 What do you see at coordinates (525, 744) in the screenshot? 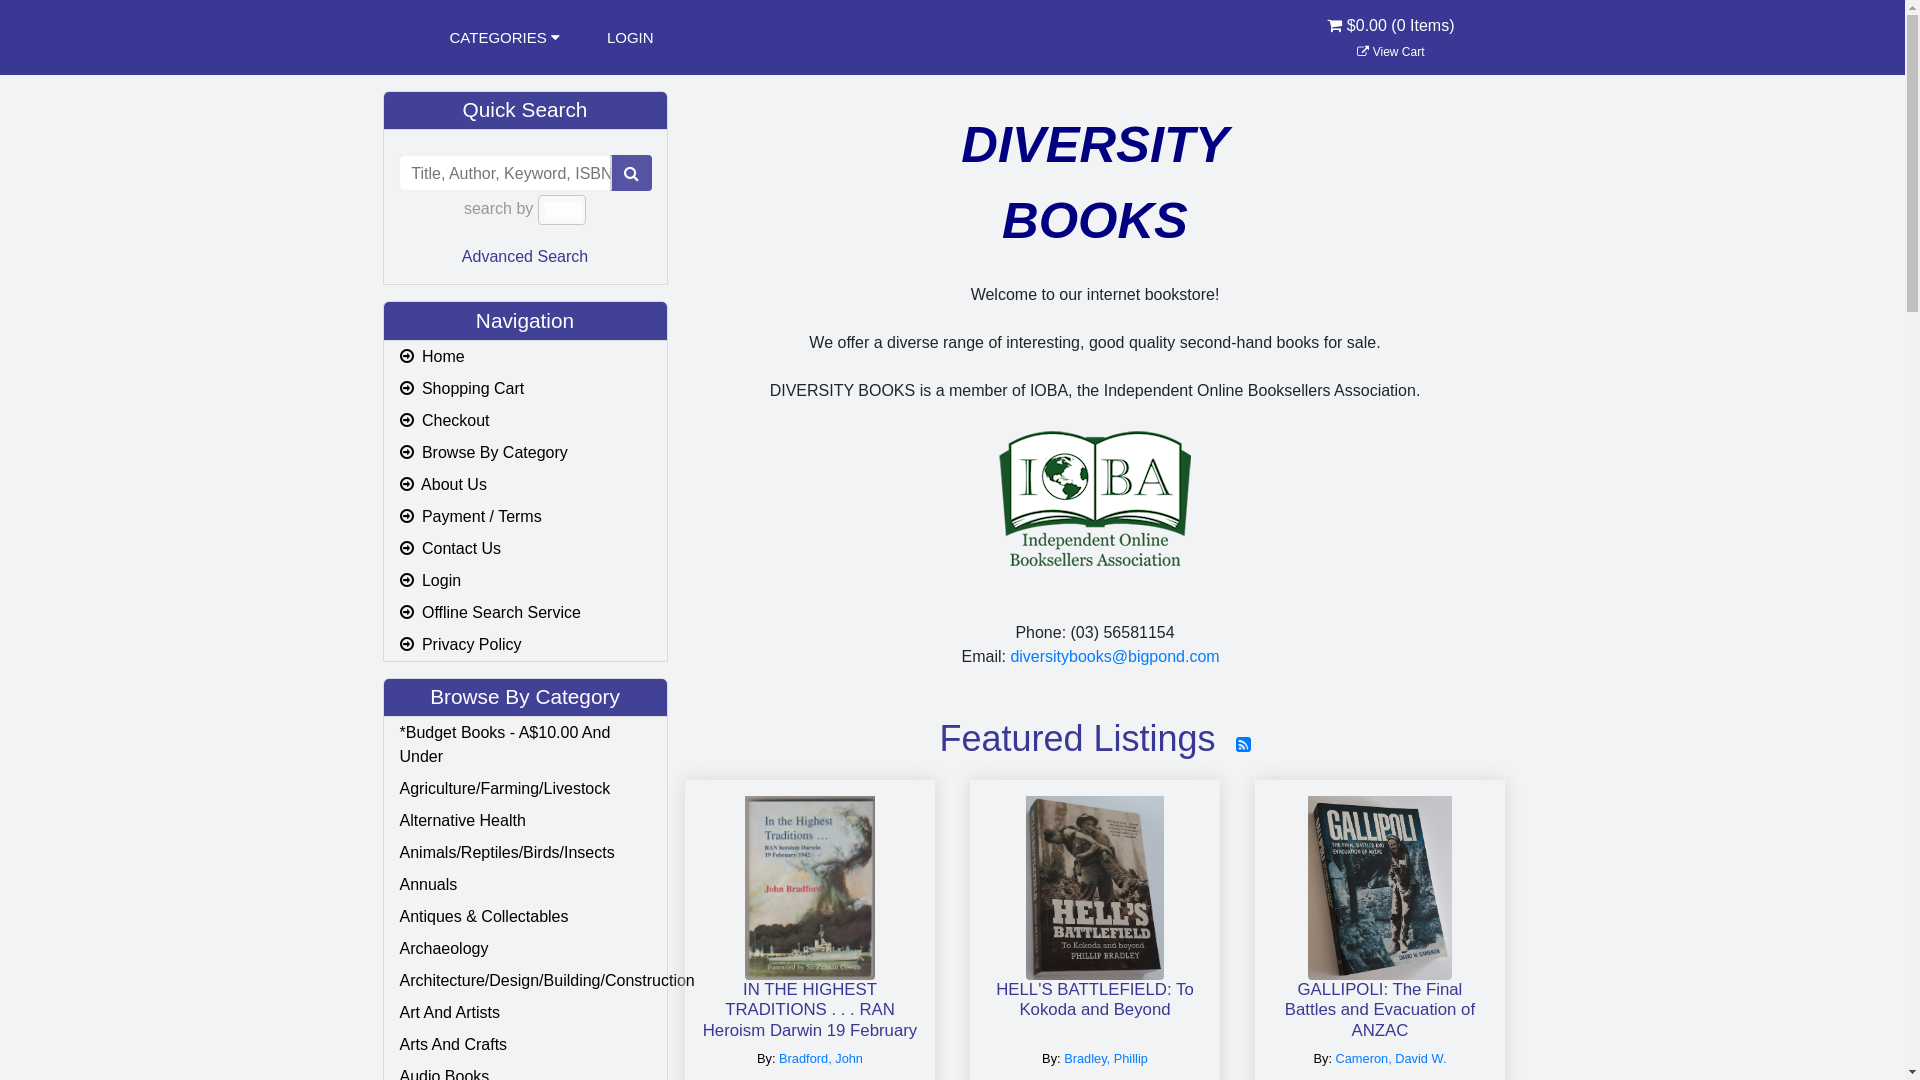
I see `'*Budget Books - A$10.00 And Under'` at bounding box center [525, 744].